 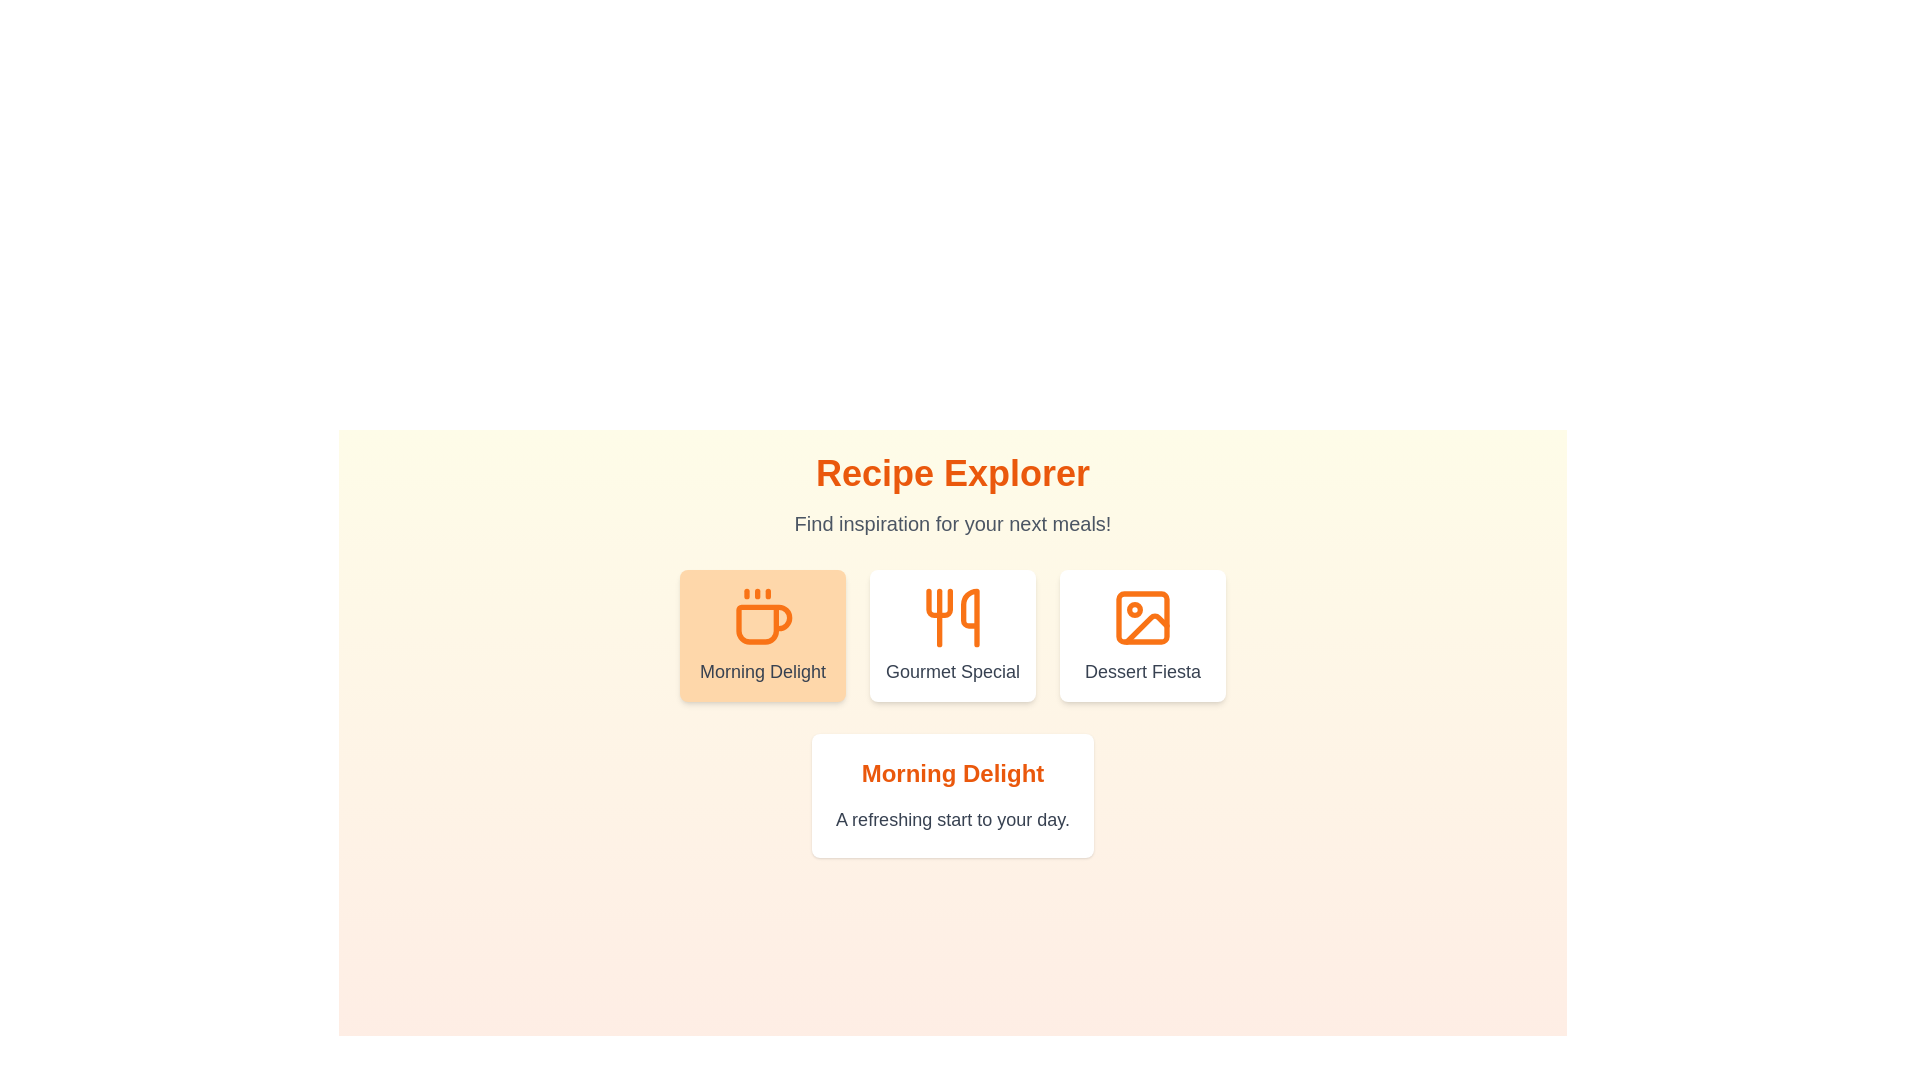 I want to click on text content of the header element displaying 'Recipe Explorer' at the top of the interface, so click(x=952, y=474).